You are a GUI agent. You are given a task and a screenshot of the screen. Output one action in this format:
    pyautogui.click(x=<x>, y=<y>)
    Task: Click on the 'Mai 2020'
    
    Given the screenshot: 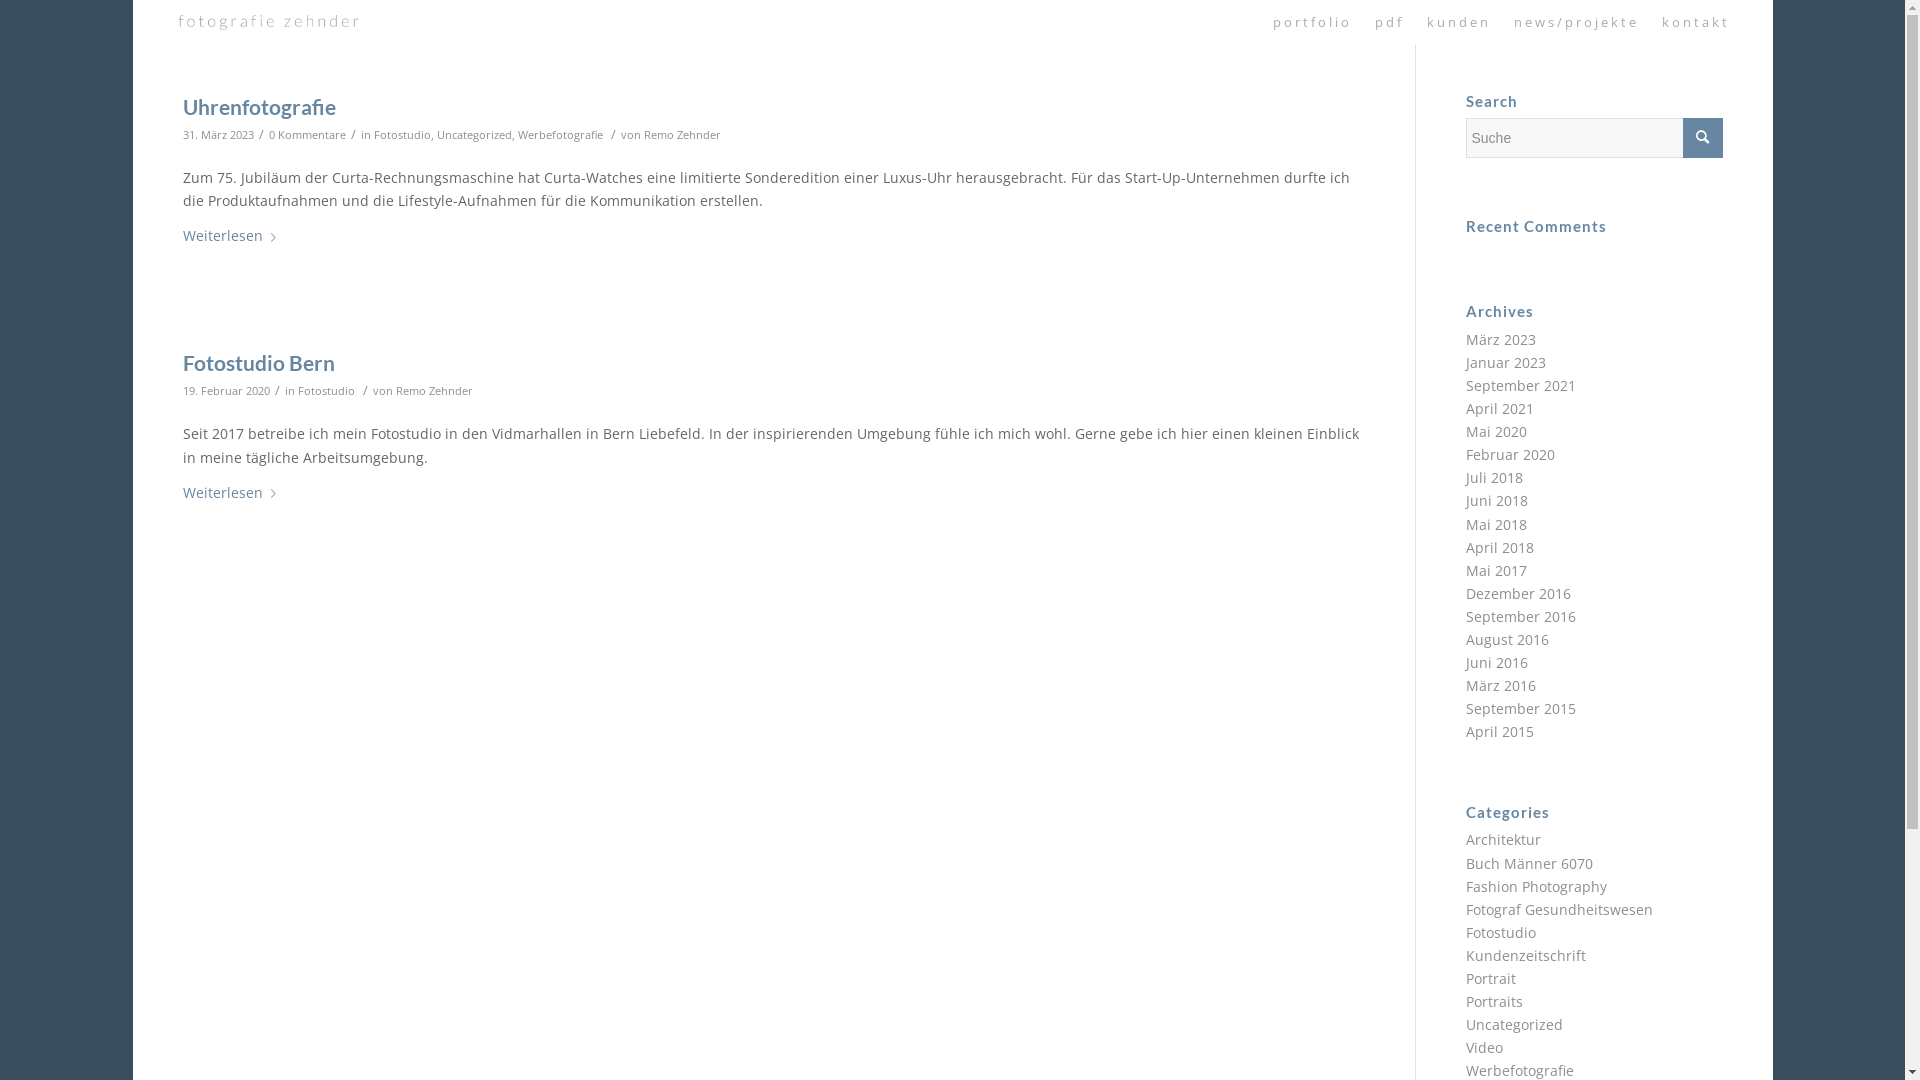 What is the action you would take?
    pyautogui.click(x=1496, y=430)
    